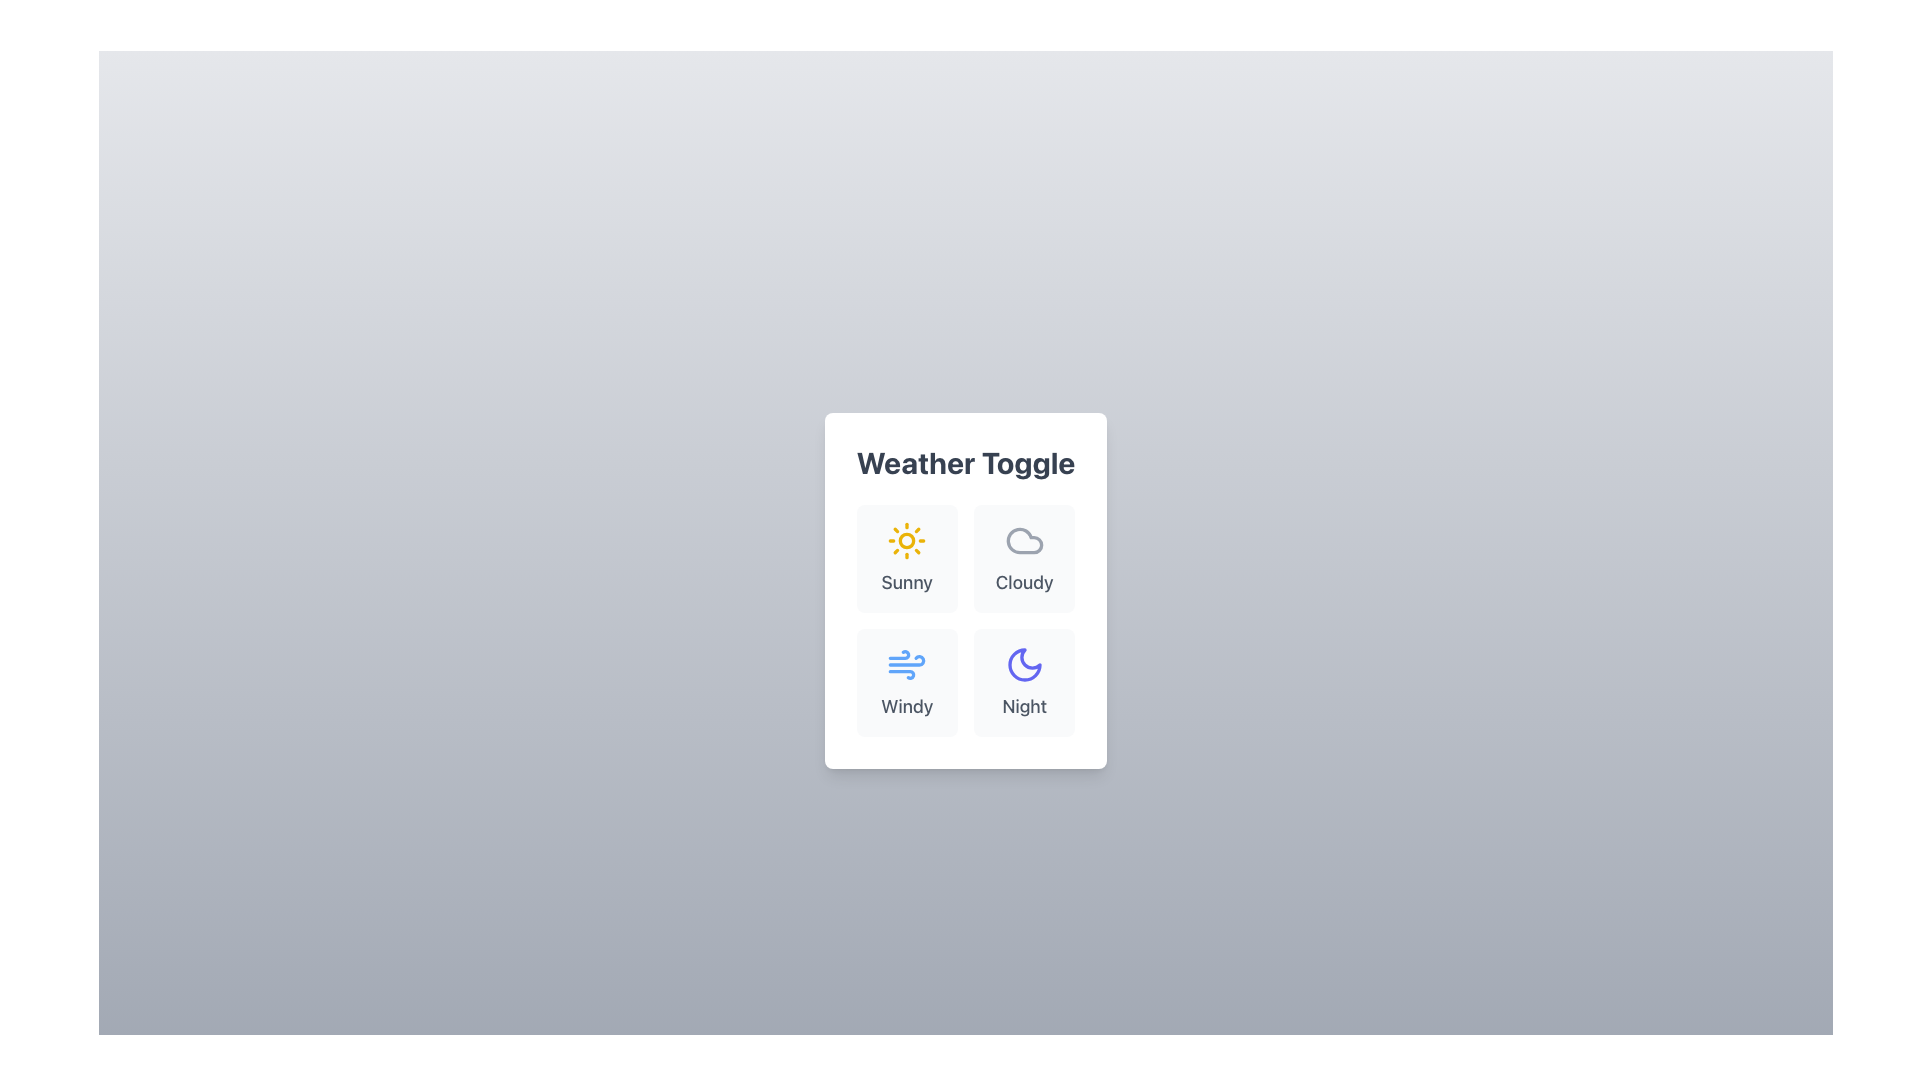 The height and width of the screenshot is (1080, 1920). I want to click on the button in the bottom-left corner of the grid layout, so click(906, 681).